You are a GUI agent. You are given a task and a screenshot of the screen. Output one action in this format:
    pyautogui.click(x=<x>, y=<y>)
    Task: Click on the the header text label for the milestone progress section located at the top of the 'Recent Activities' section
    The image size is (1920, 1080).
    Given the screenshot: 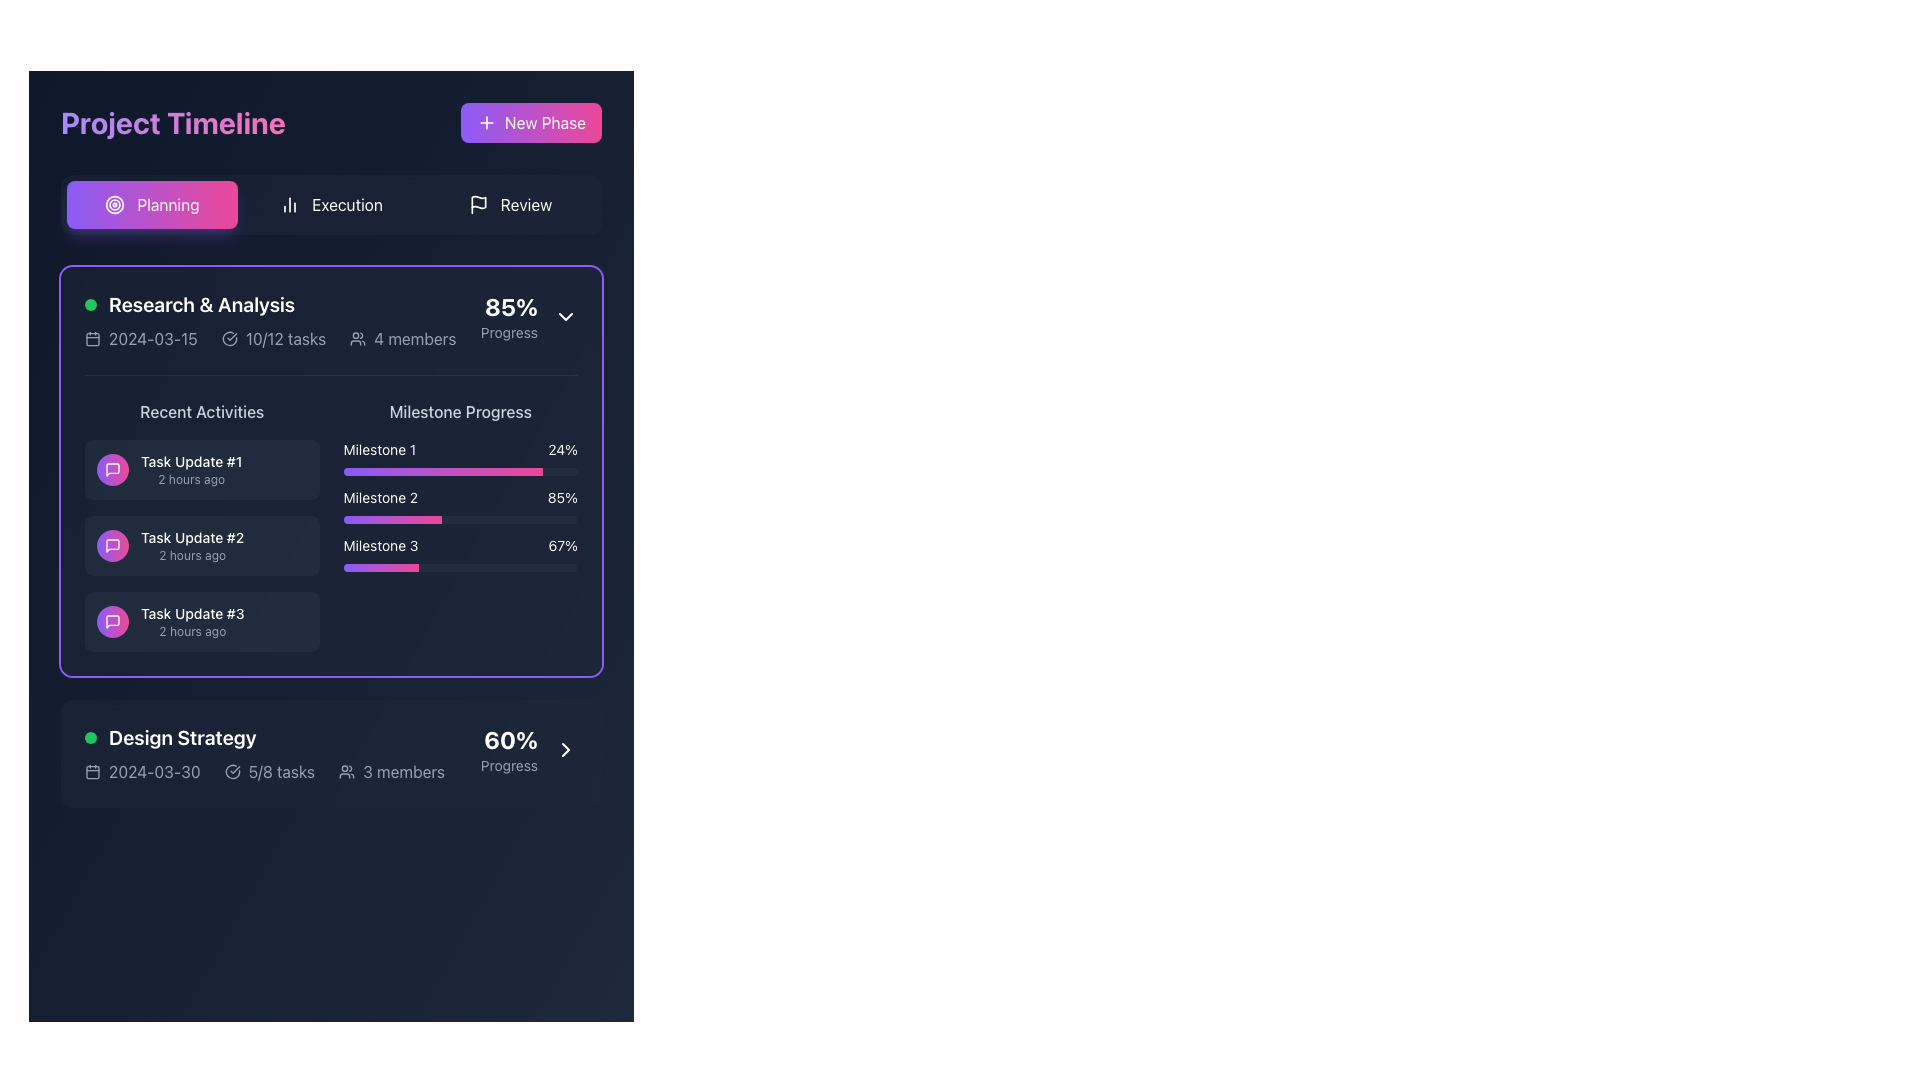 What is the action you would take?
    pyautogui.click(x=459, y=411)
    